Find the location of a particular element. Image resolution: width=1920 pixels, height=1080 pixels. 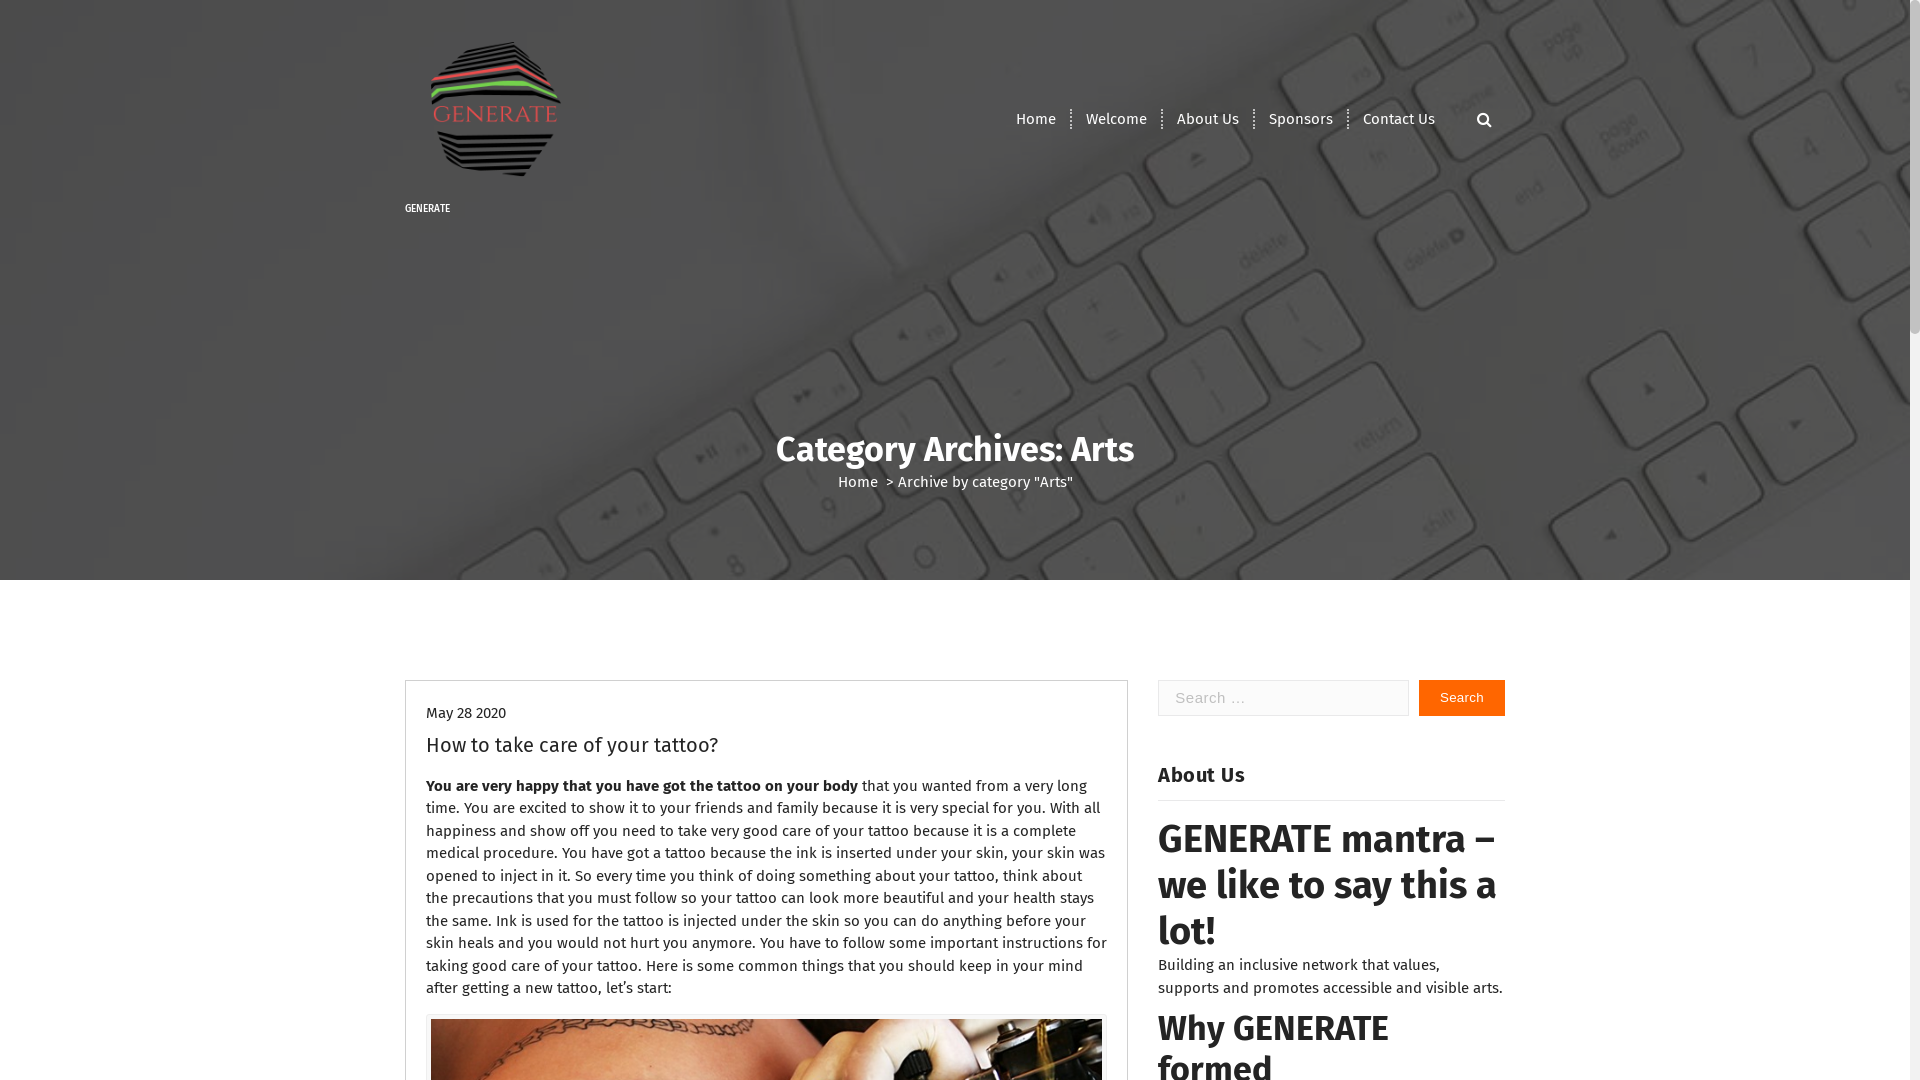

'How to take care of your tattoo?' is located at coordinates (570, 744).